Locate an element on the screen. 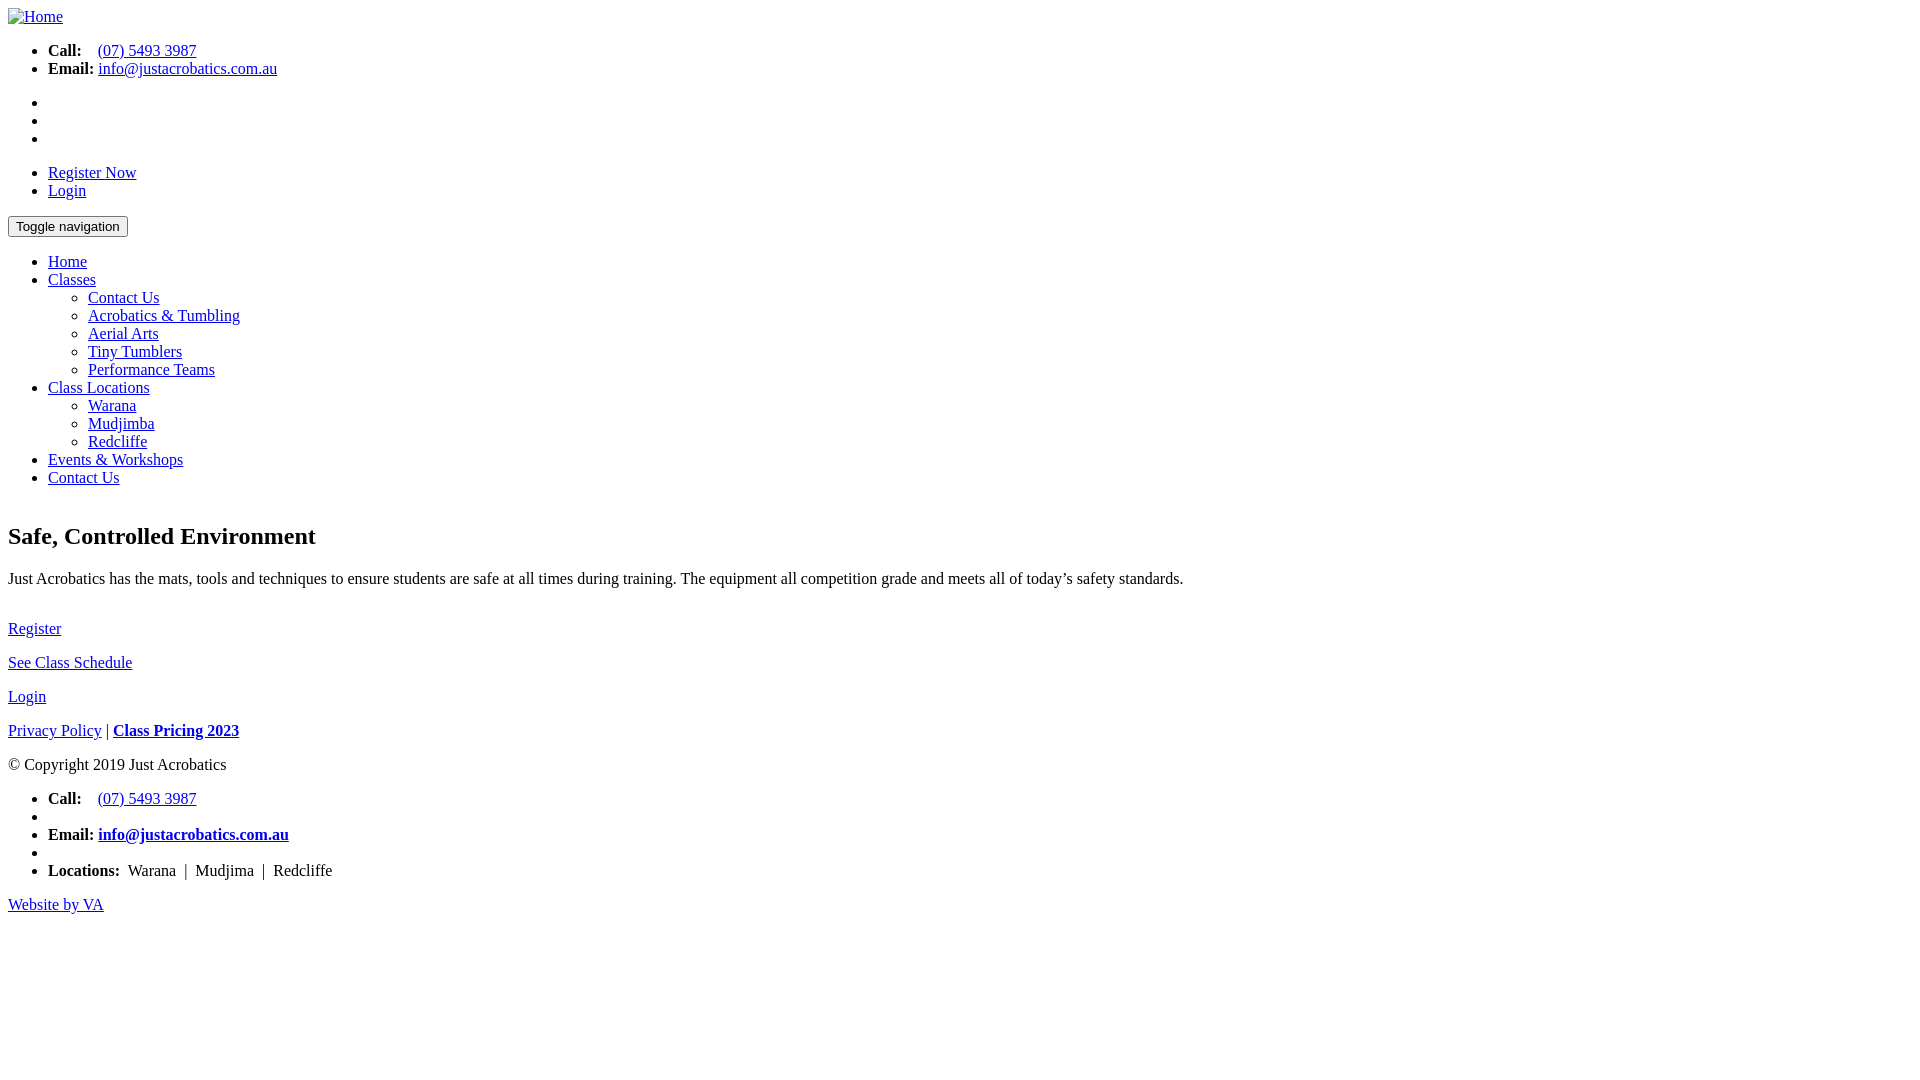  'Home' is located at coordinates (8, 16).